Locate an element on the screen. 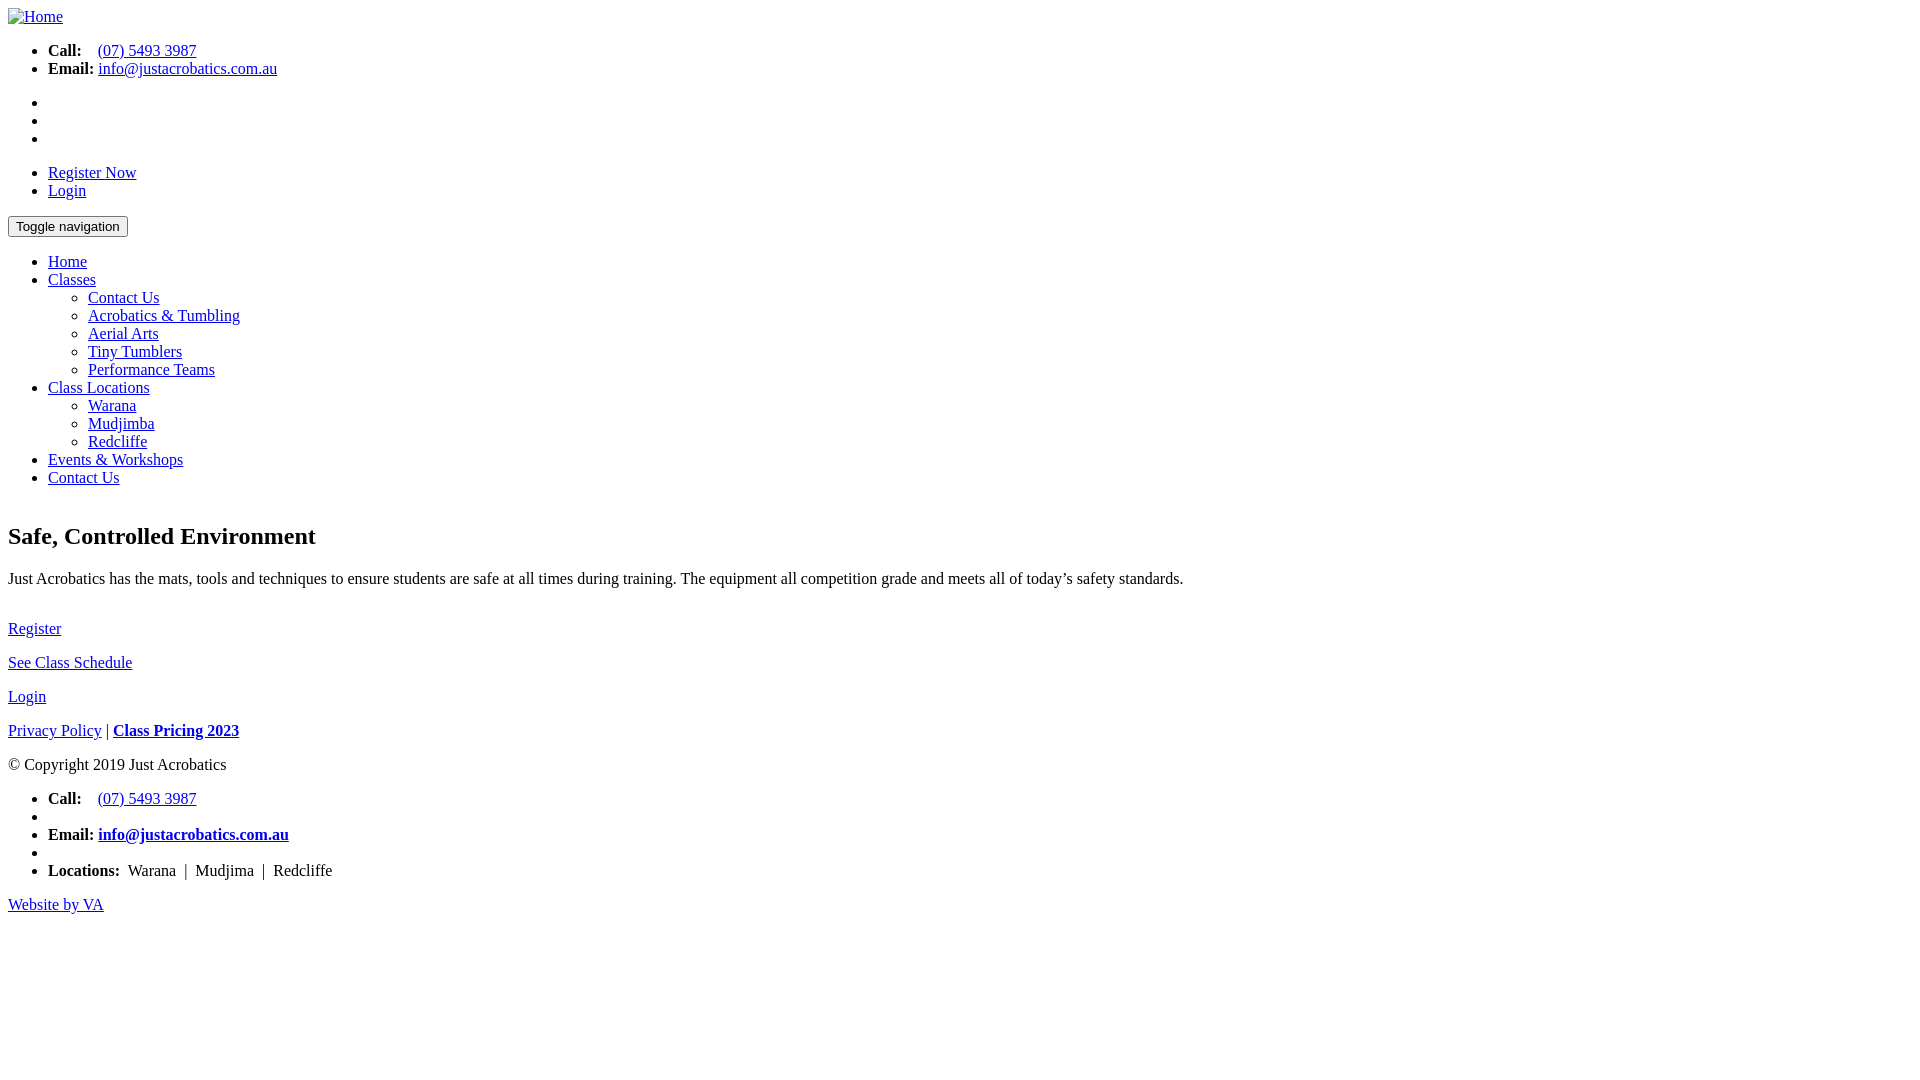  'Home' is located at coordinates (8, 16).